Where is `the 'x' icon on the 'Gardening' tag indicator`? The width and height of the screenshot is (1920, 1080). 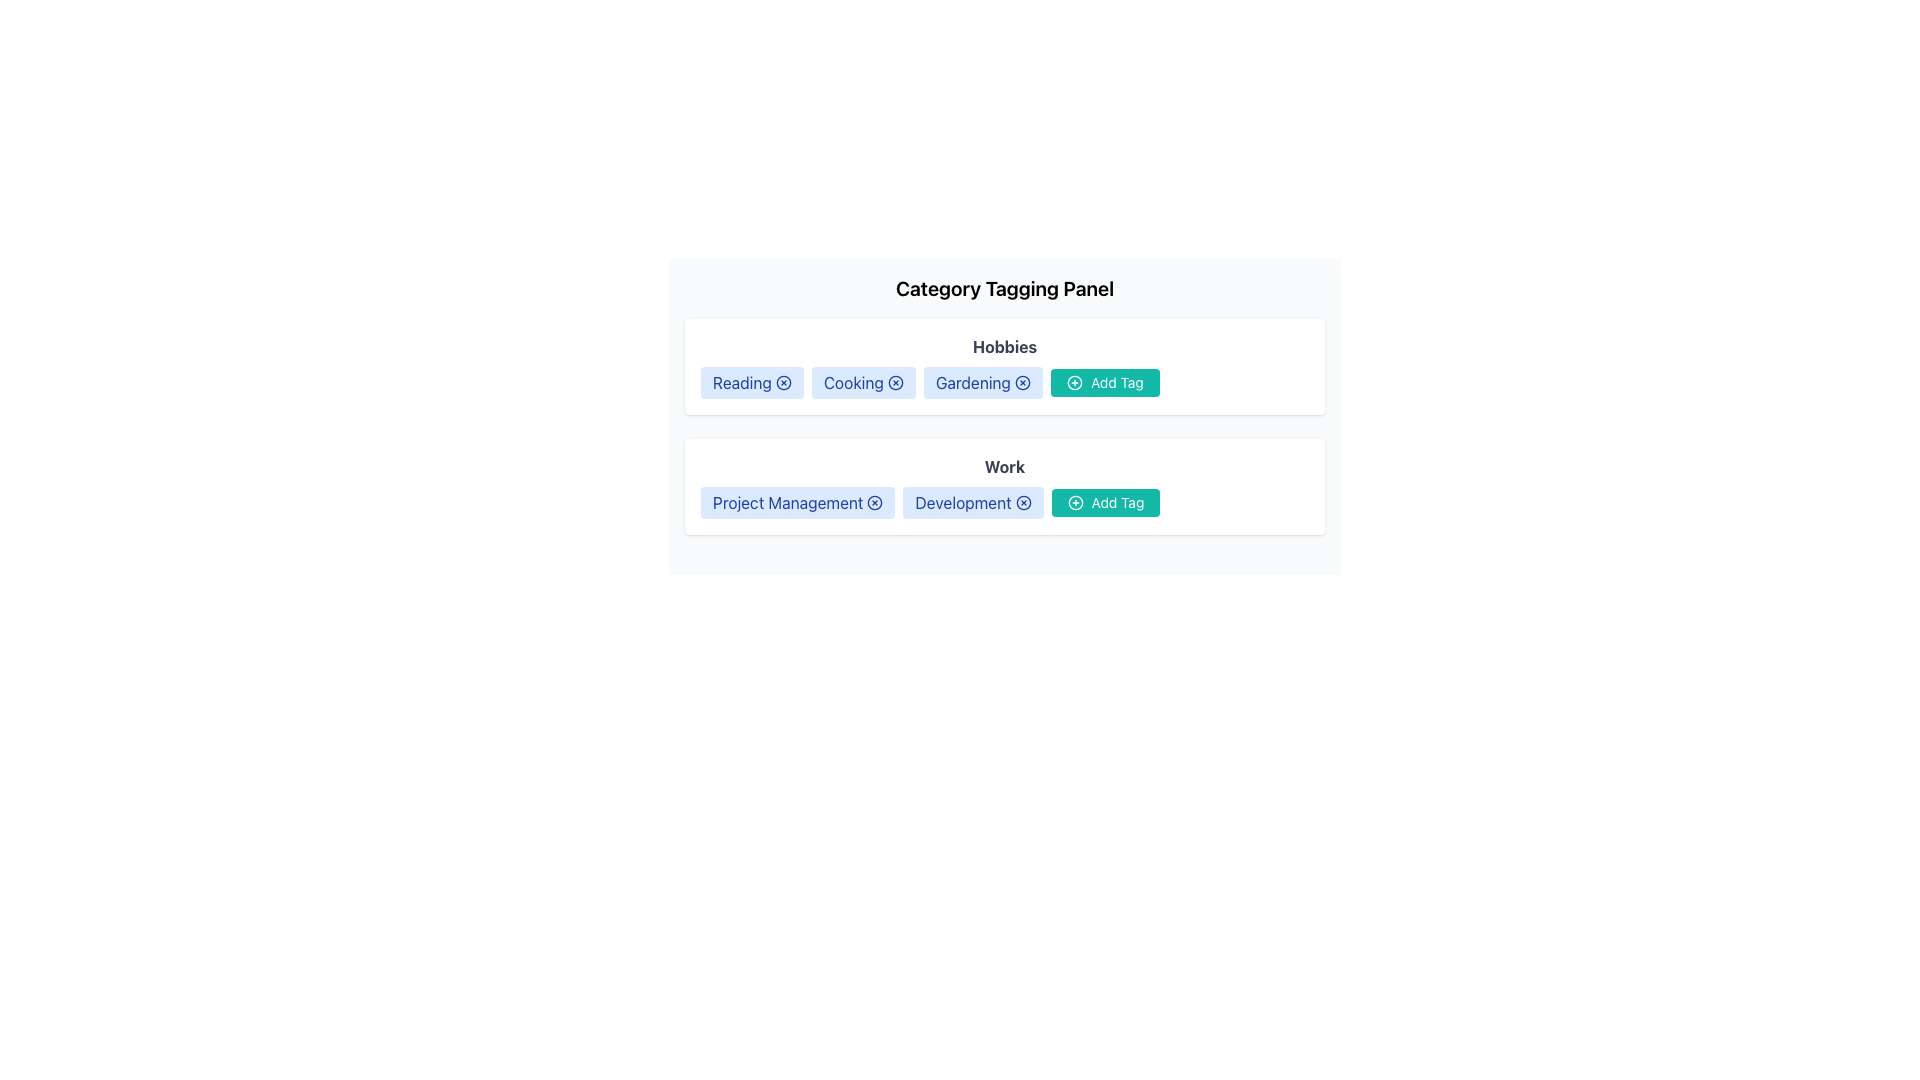
the 'x' icon on the 'Gardening' tag indicator is located at coordinates (983, 382).